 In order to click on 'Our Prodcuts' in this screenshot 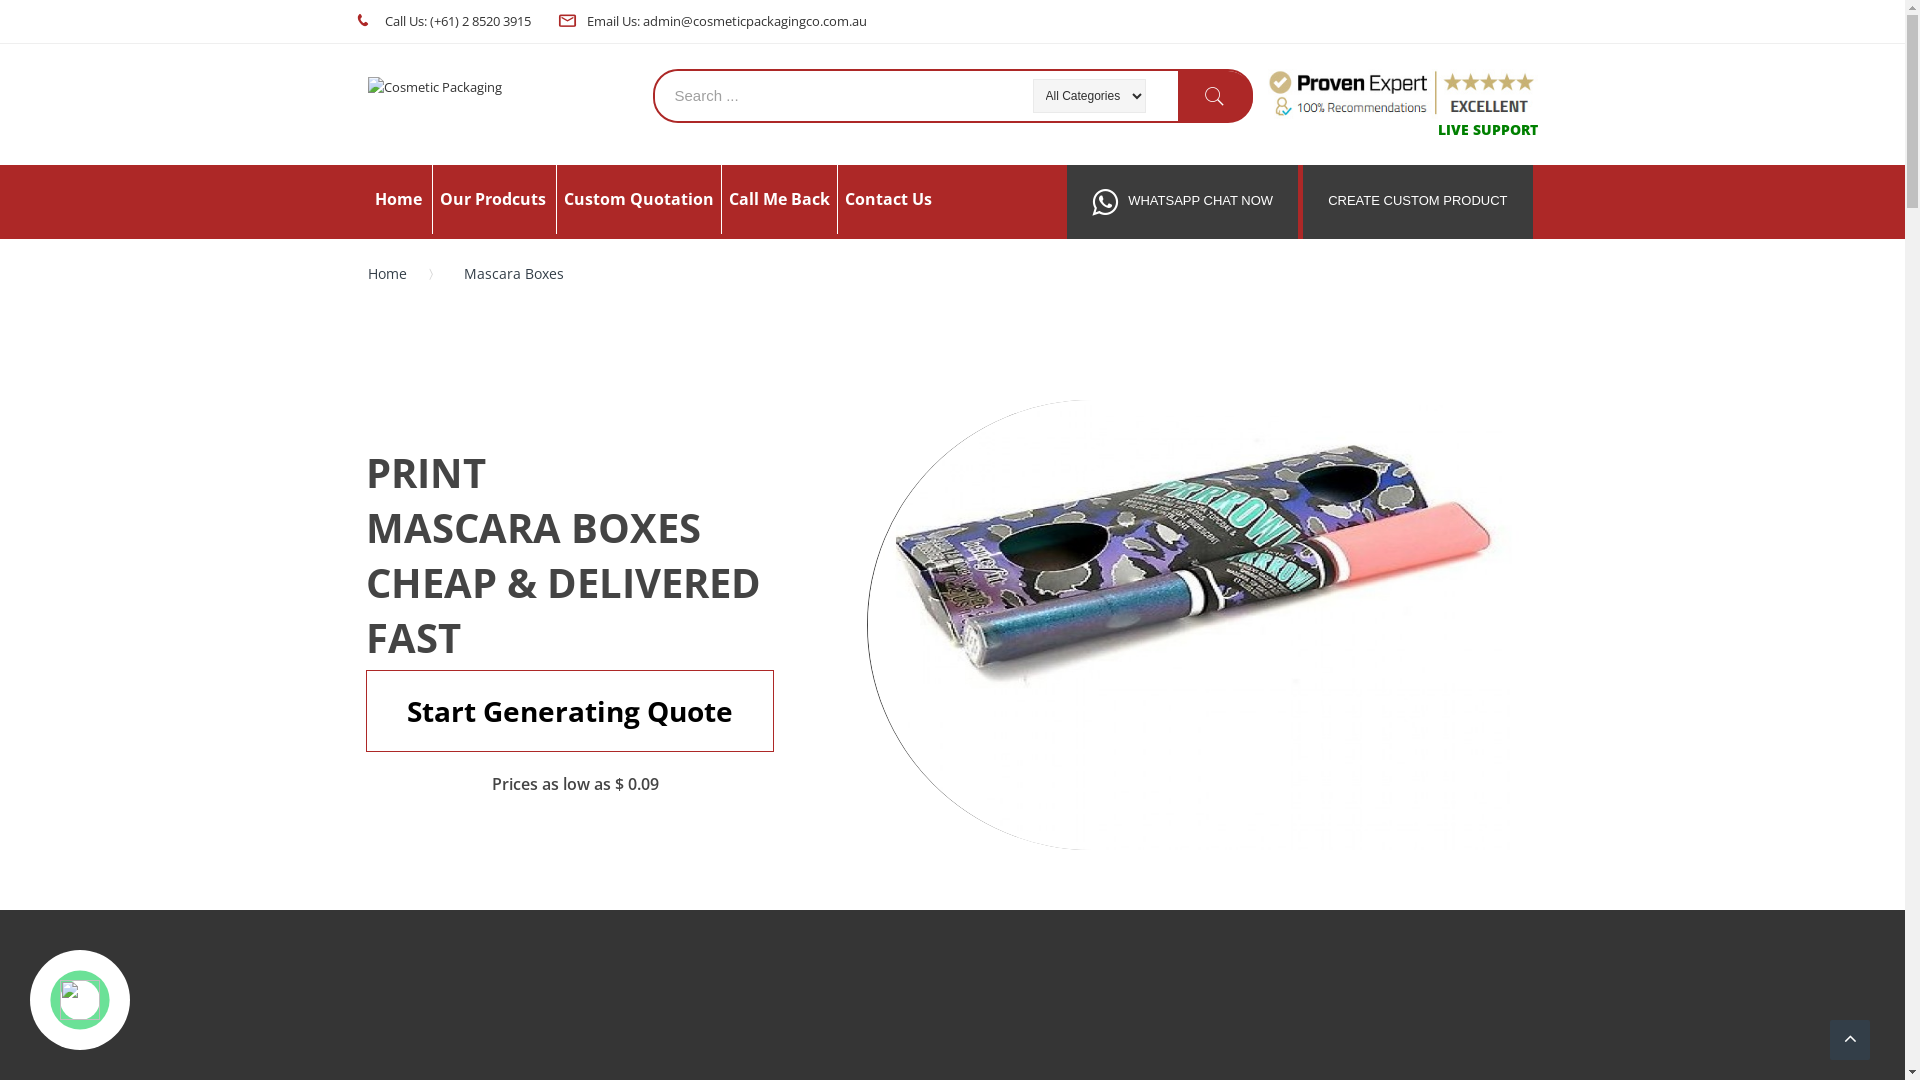, I will do `click(492, 199)`.